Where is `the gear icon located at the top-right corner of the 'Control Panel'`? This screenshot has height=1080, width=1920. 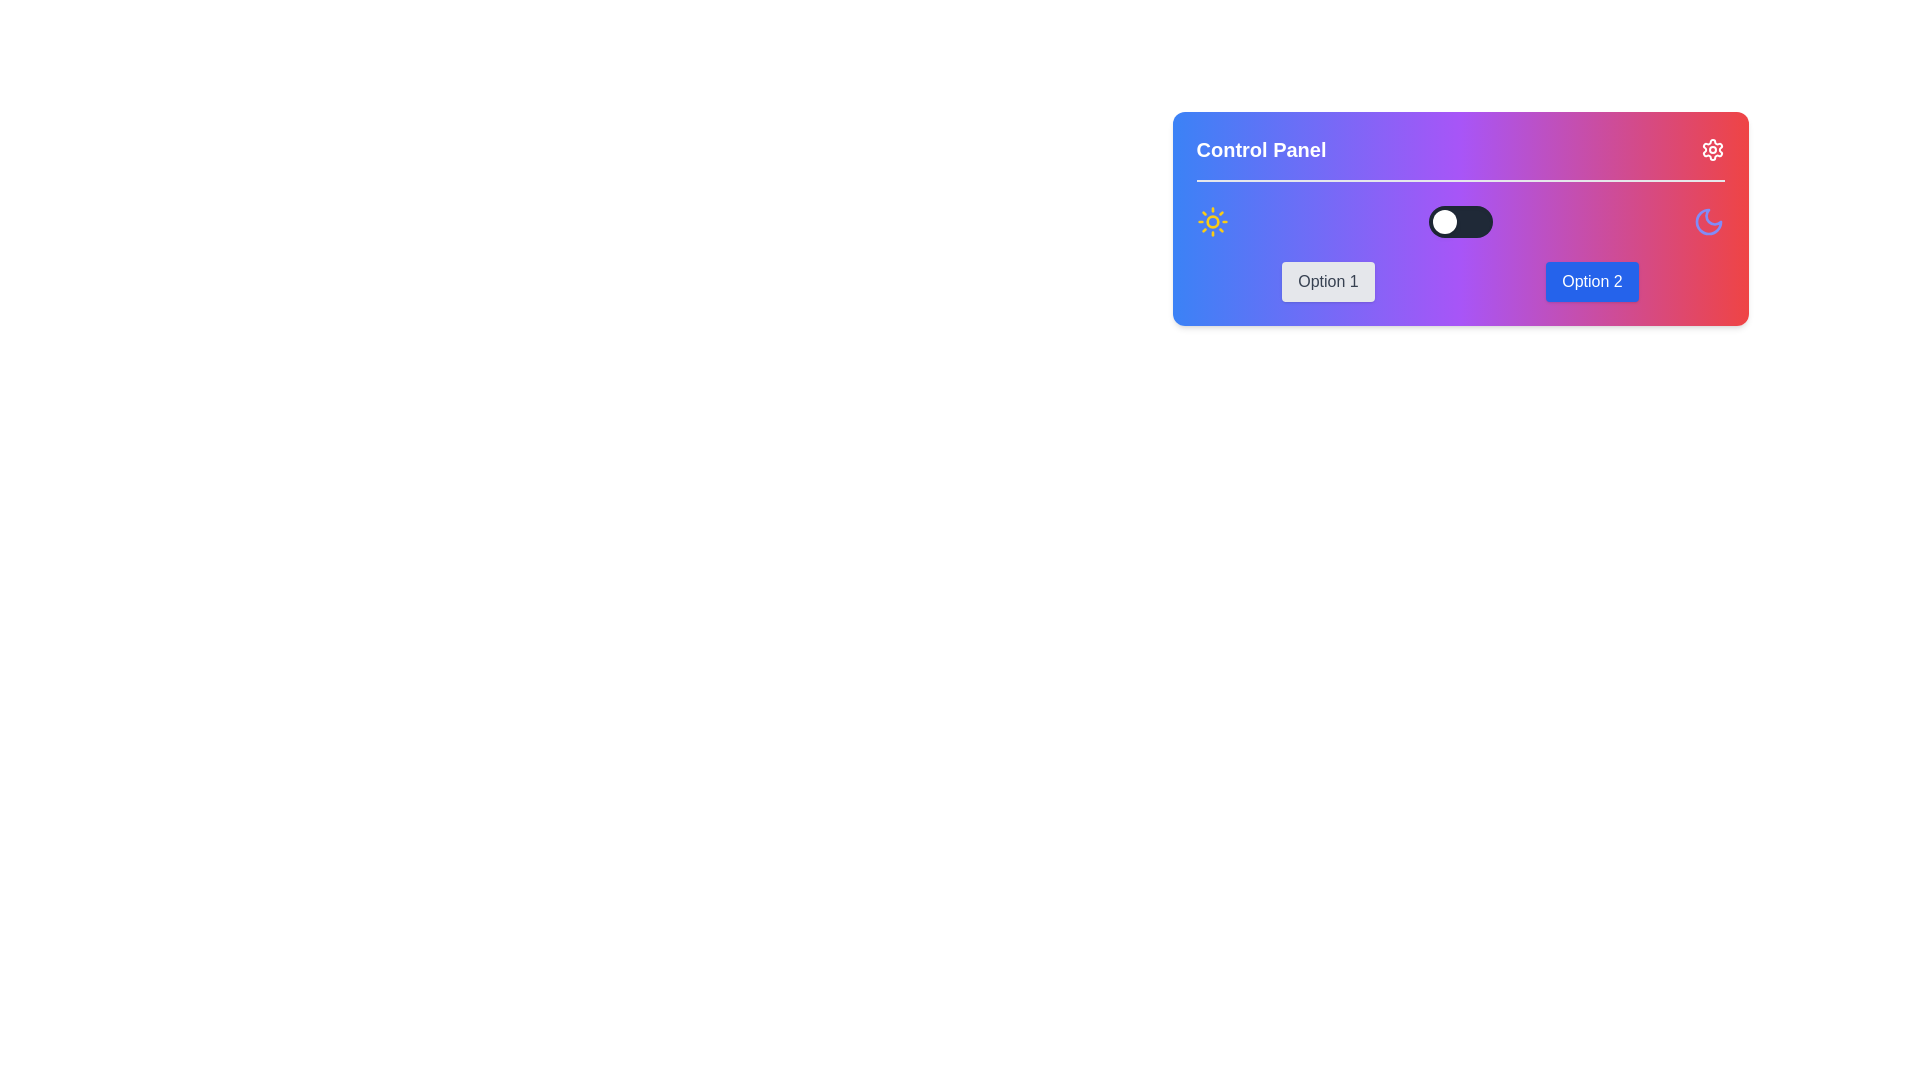
the gear icon located at the top-right corner of the 'Control Panel' is located at coordinates (1711, 149).